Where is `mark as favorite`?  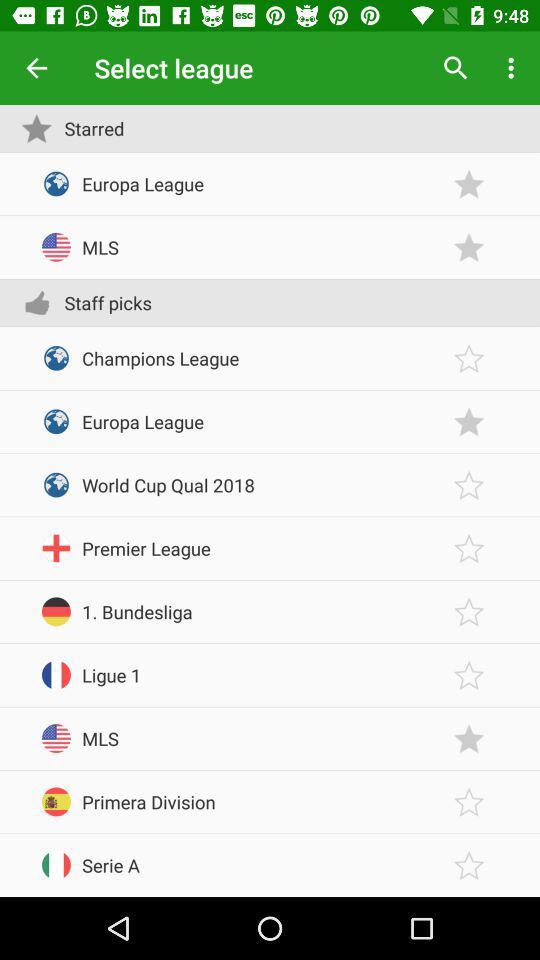
mark as favorite is located at coordinates (469, 184).